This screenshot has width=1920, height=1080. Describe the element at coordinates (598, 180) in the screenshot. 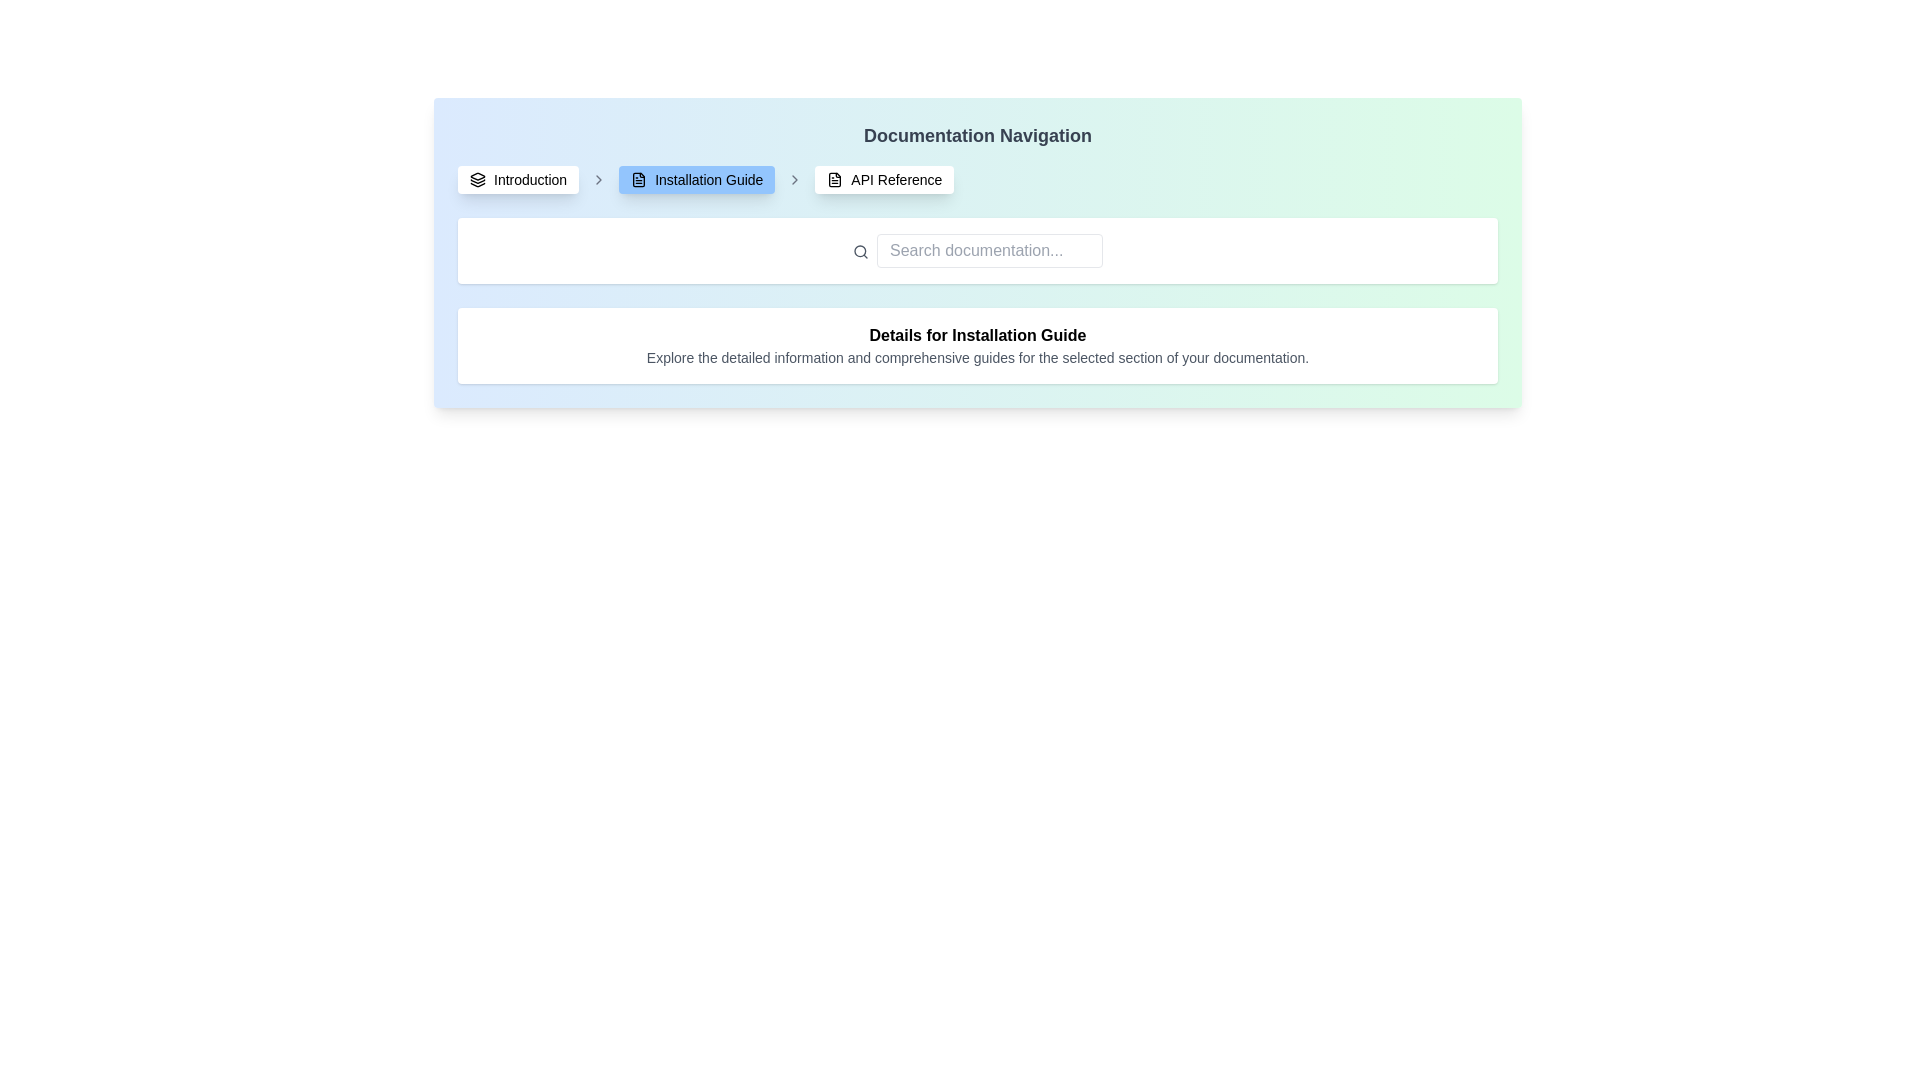

I see `the chevron icon that visually separates 'Introduction' and 'Installation Guide' in the breadcrumb navigation bar at the top of the page` at that location.